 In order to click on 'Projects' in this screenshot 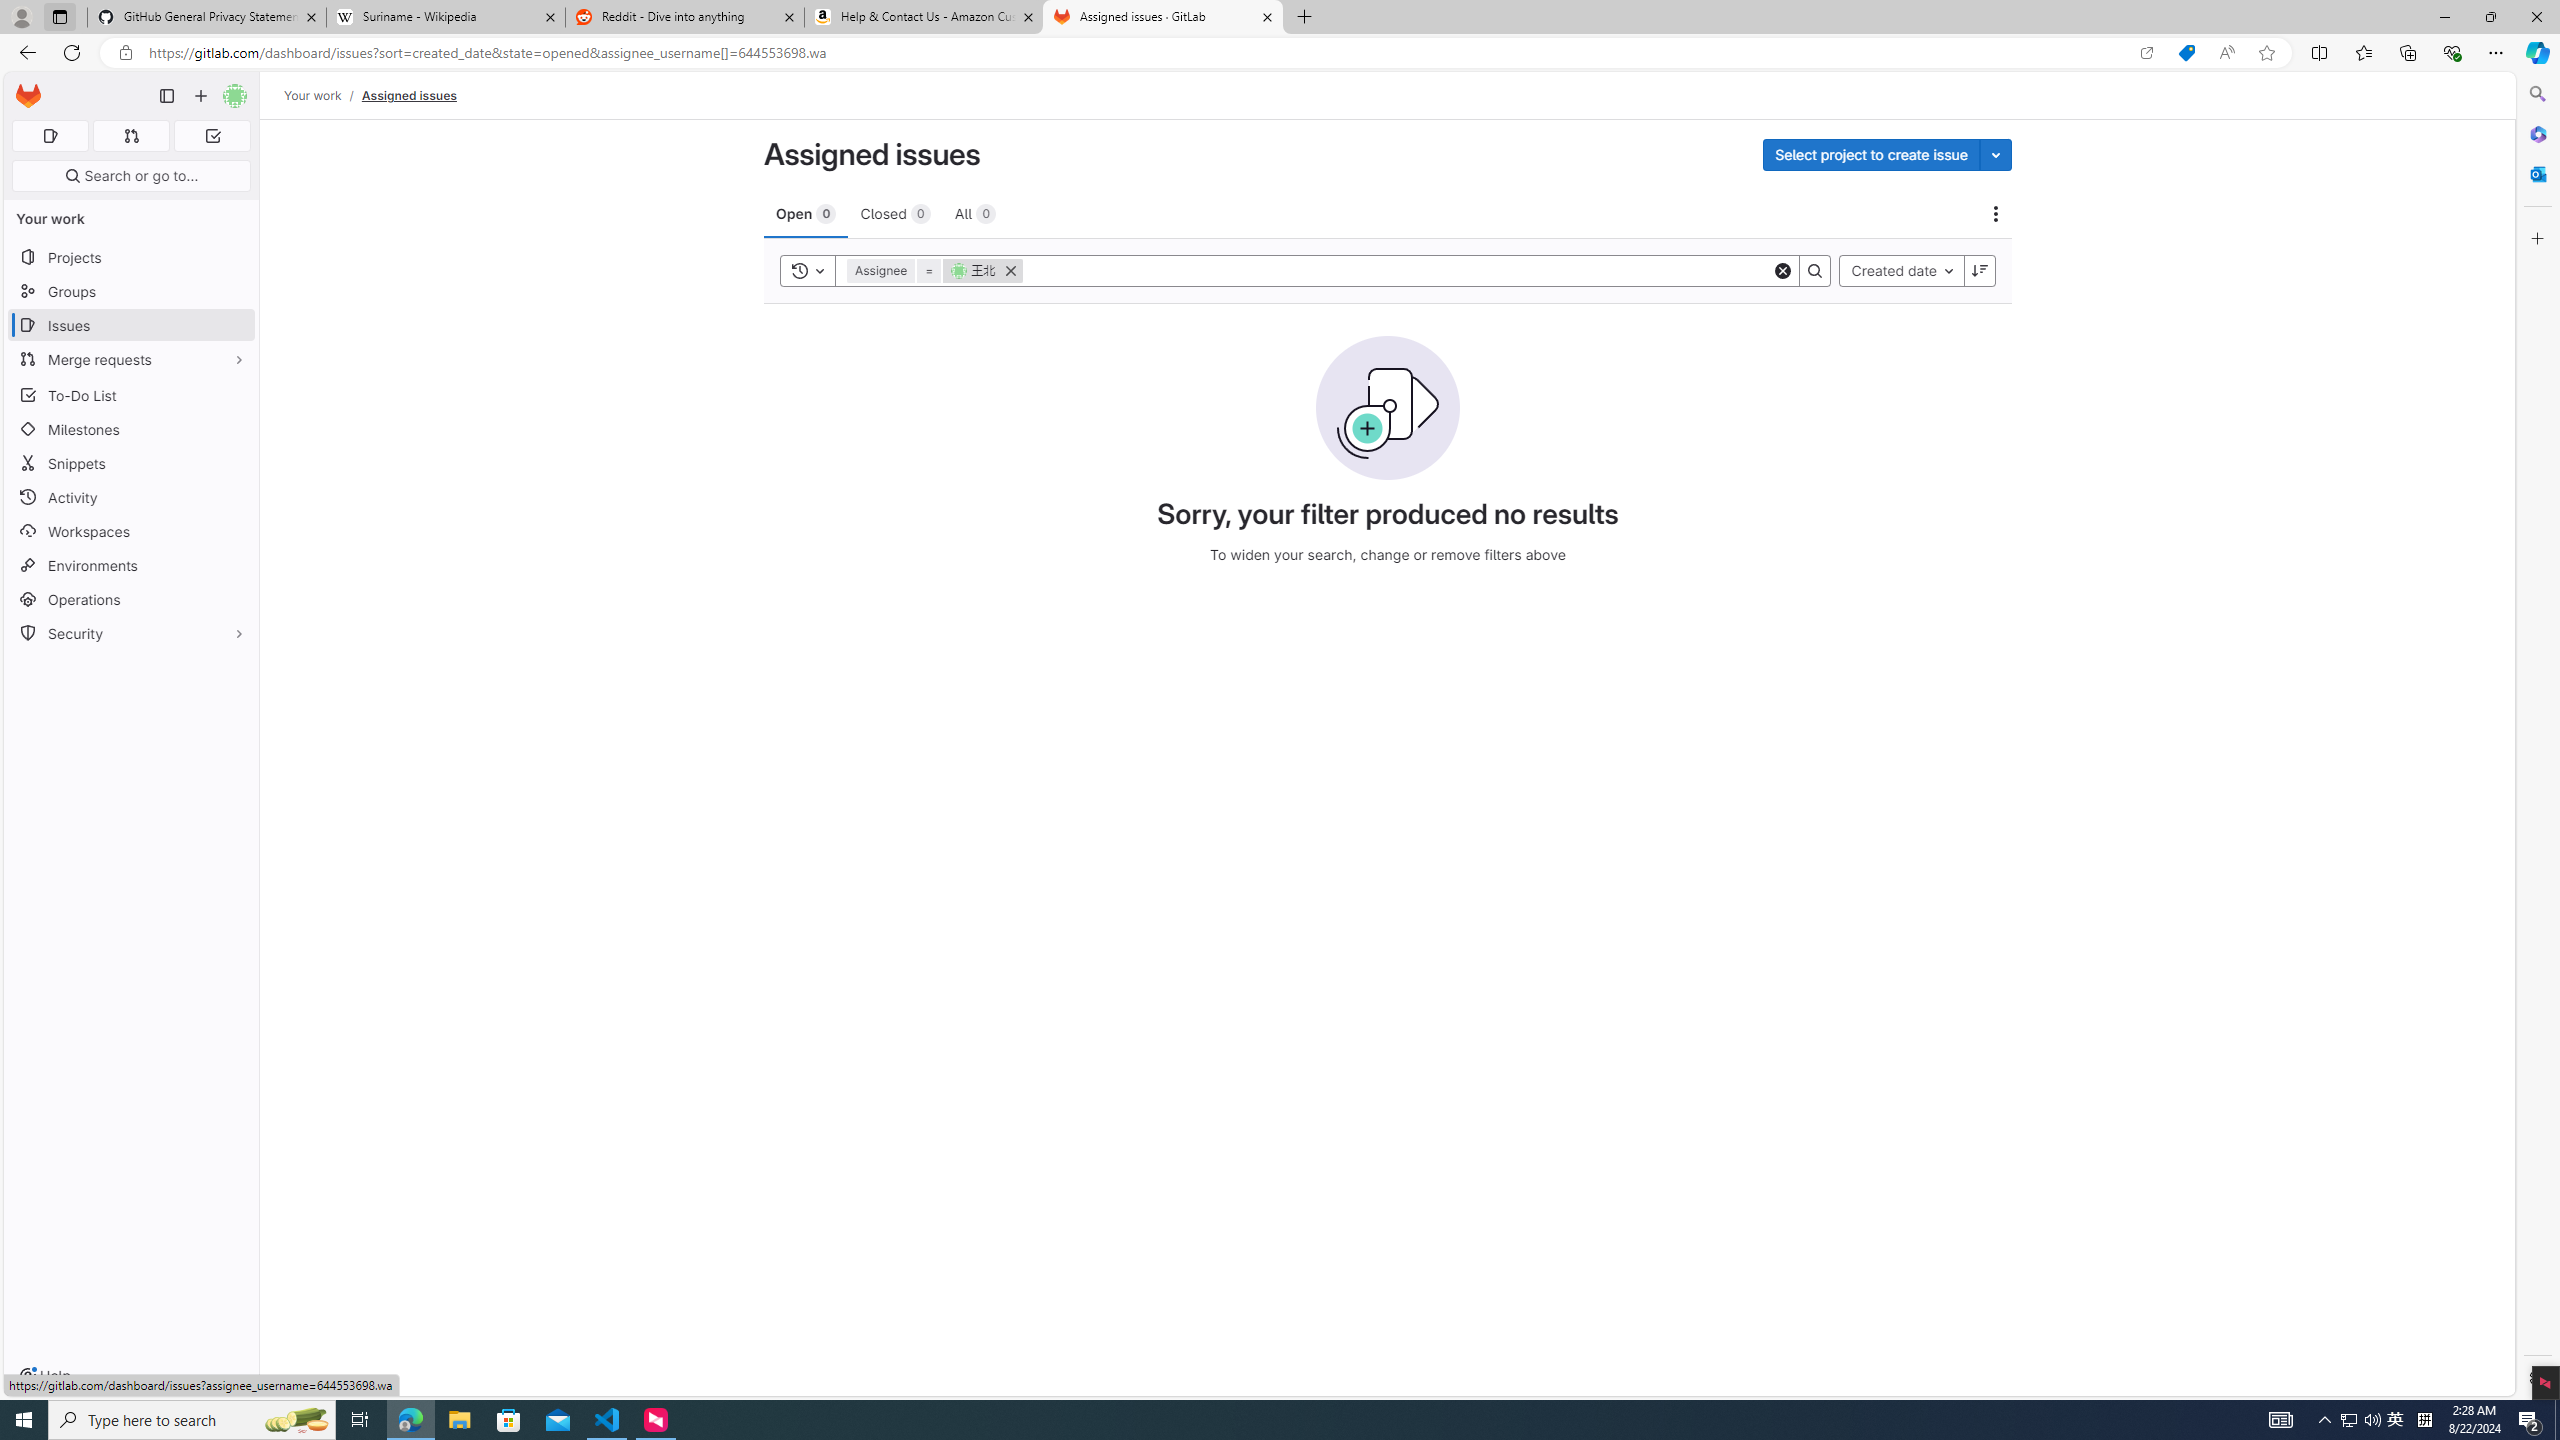, I will do `click(130, 256)`.